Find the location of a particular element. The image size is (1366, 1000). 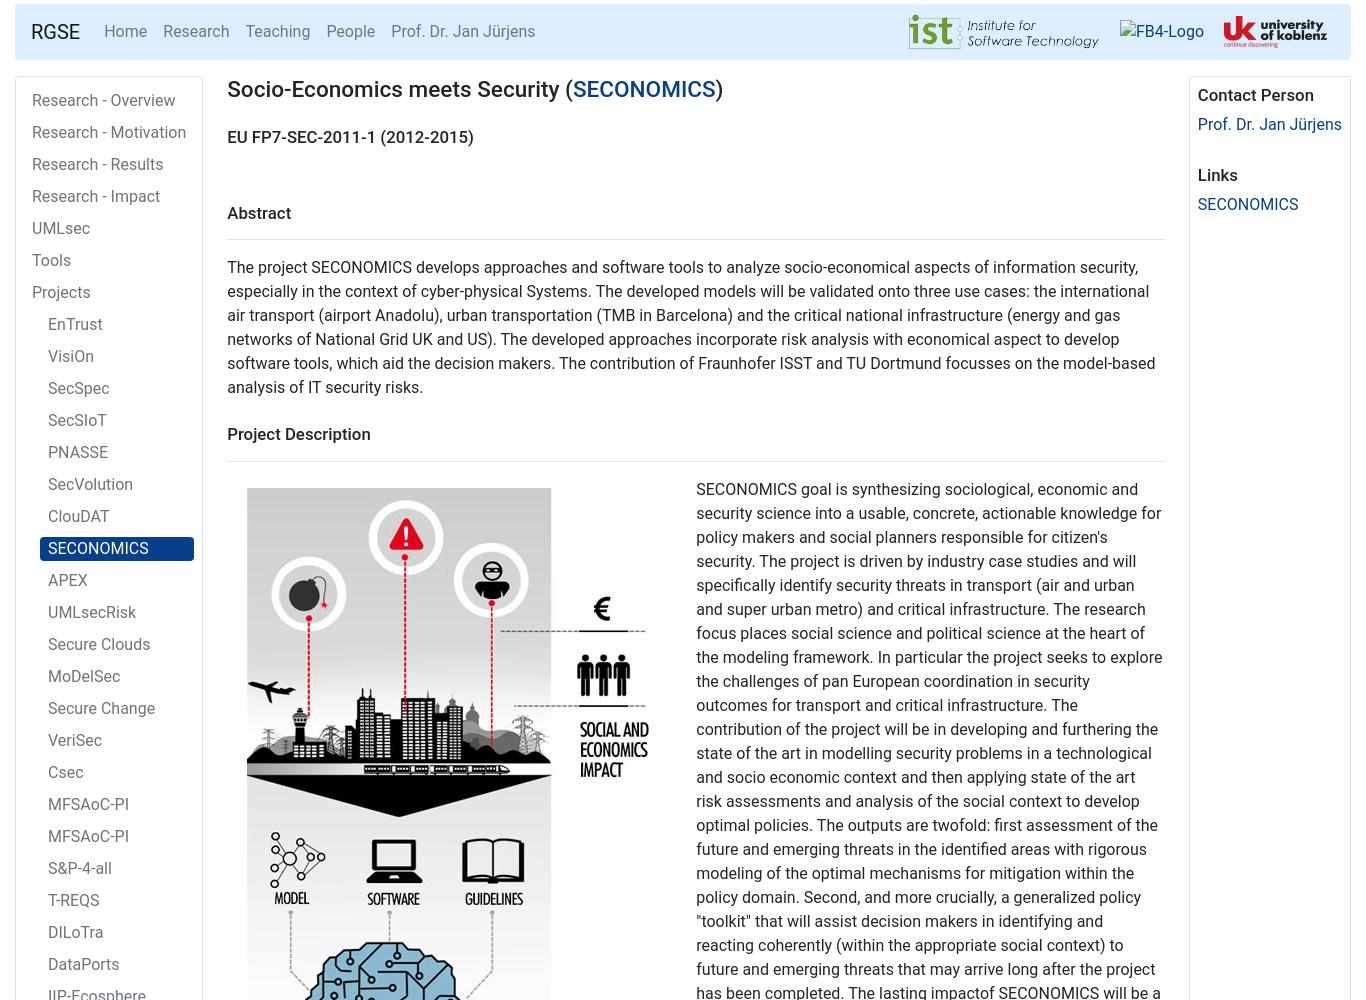

'Research - Motivation' is located at coordinates (109, 132).